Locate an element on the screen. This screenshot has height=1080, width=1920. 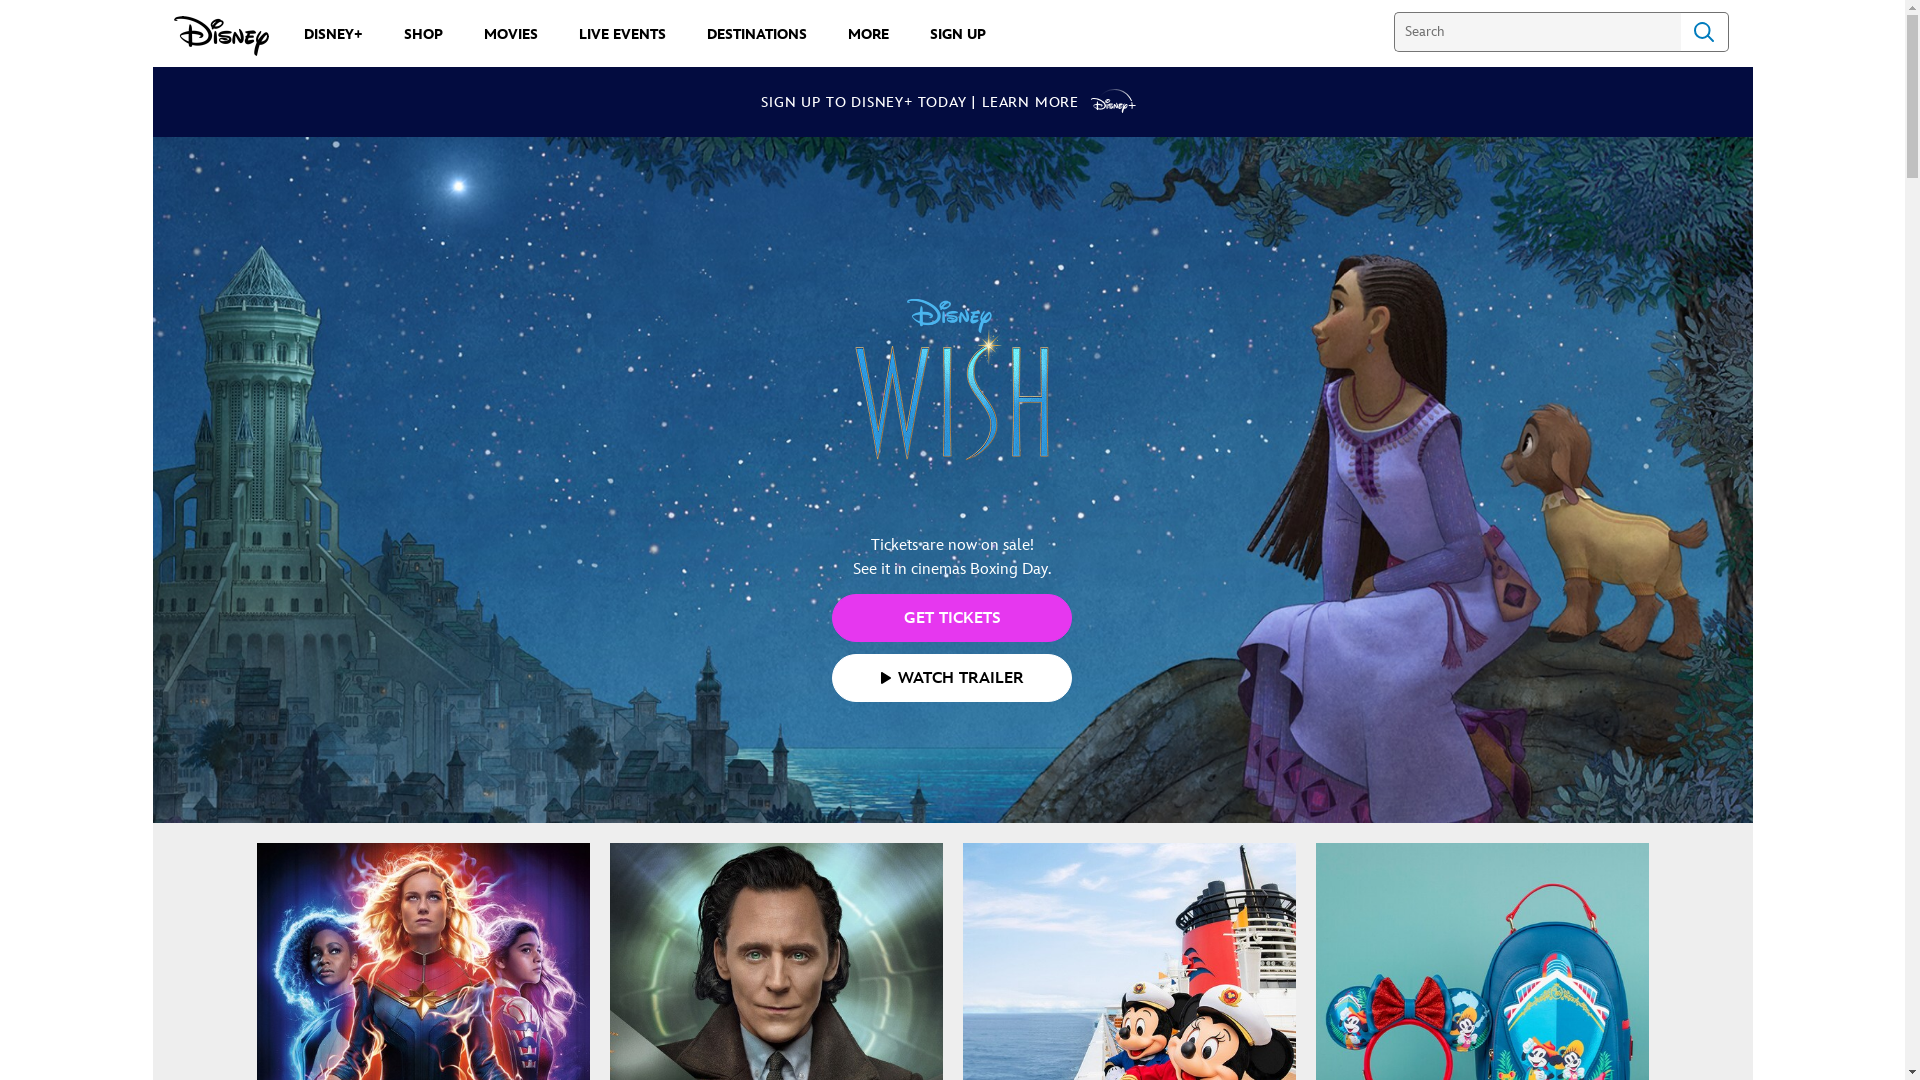
'SIGN UP TO DISNEY+ TODAY | LEARN MORE' is located at coordinates (950, 102).